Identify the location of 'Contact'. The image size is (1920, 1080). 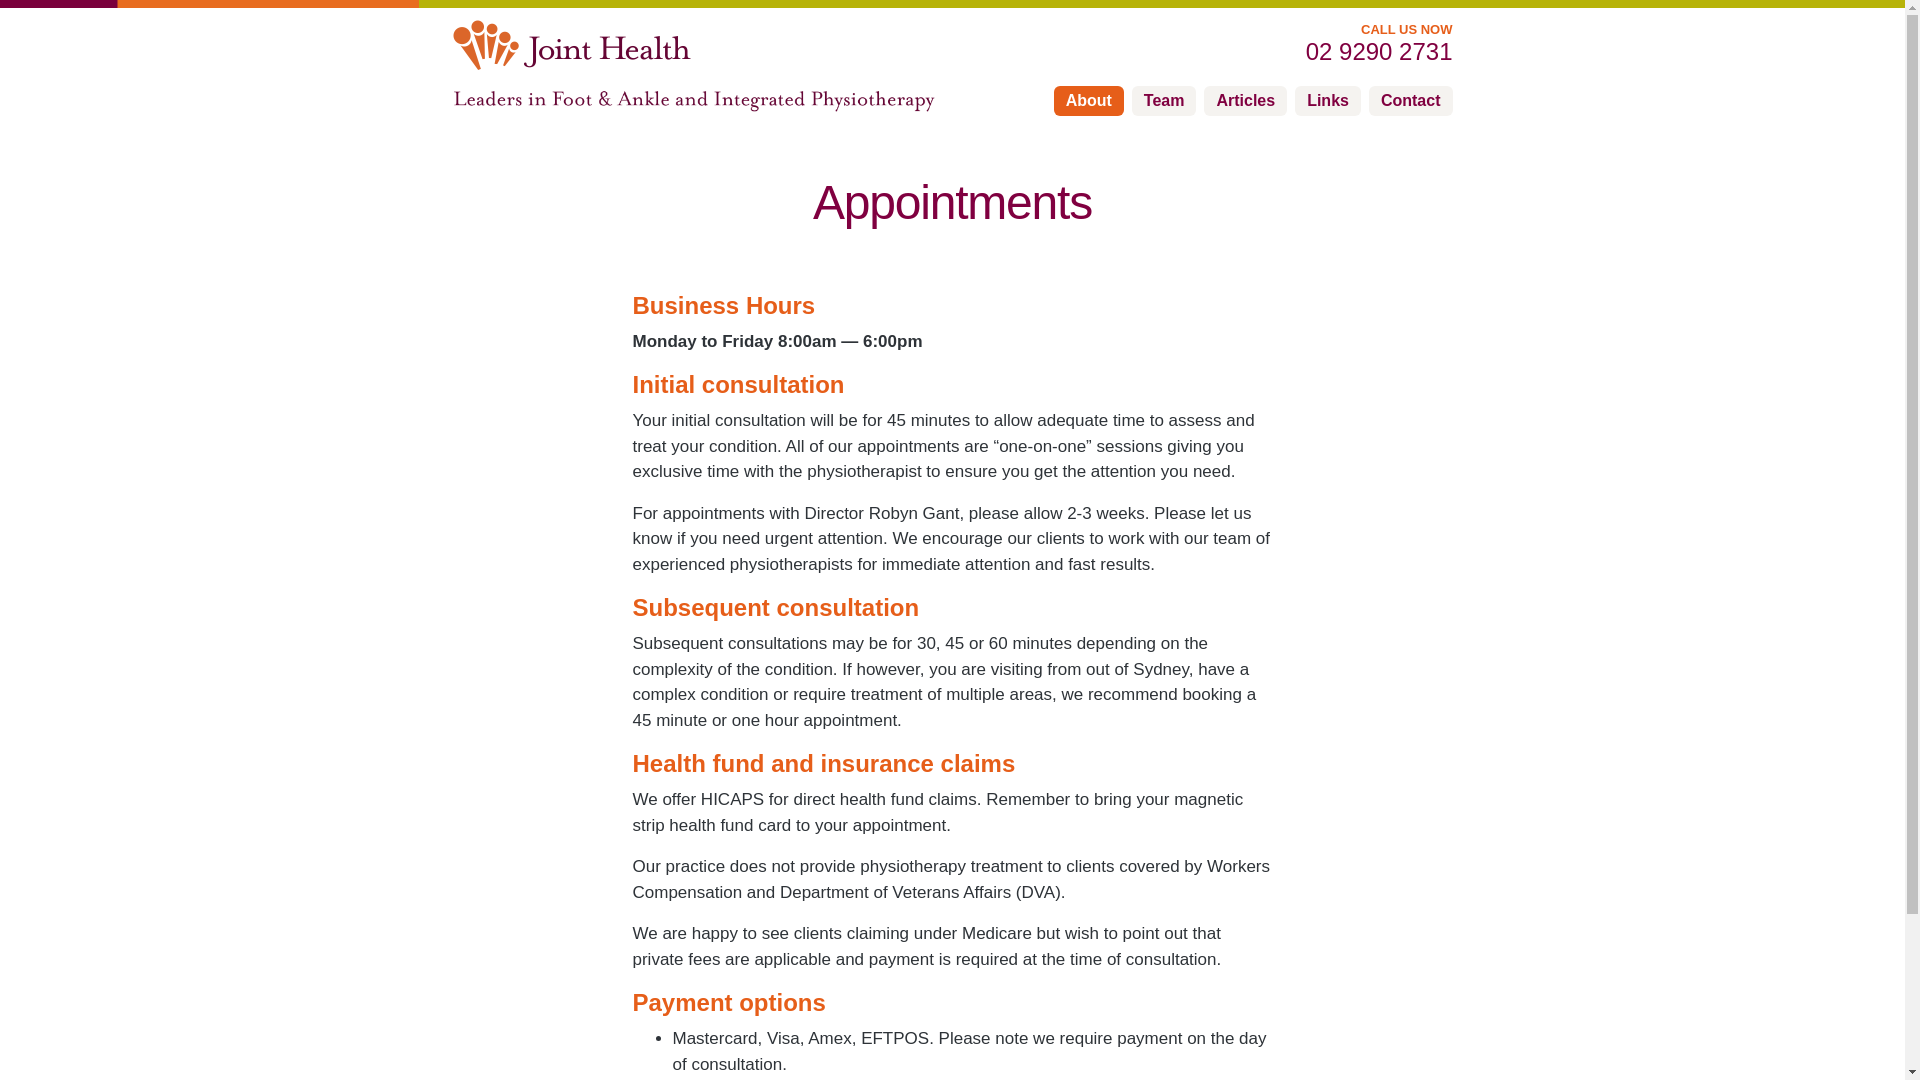
(1410, 100).